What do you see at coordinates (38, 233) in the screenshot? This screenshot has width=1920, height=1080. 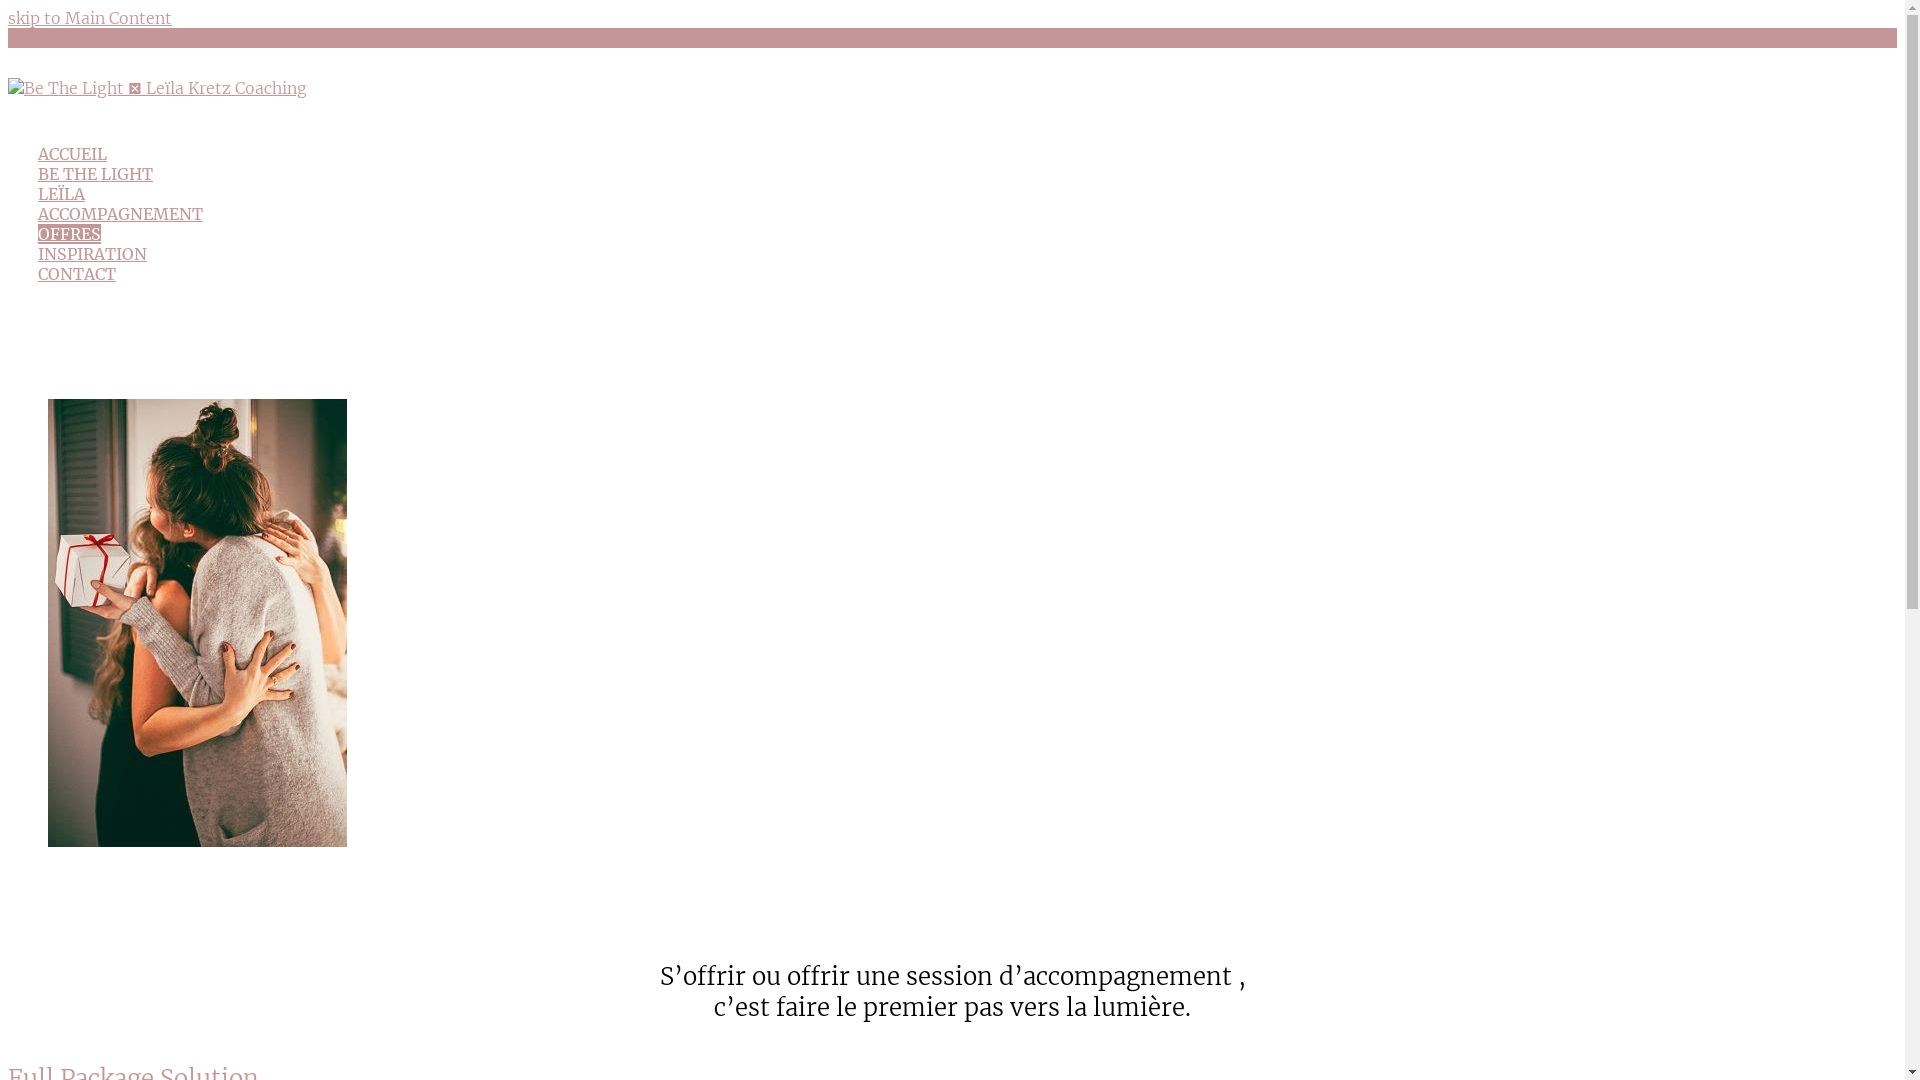 I see `'OFFRES'` at bounding box center [38, 233].